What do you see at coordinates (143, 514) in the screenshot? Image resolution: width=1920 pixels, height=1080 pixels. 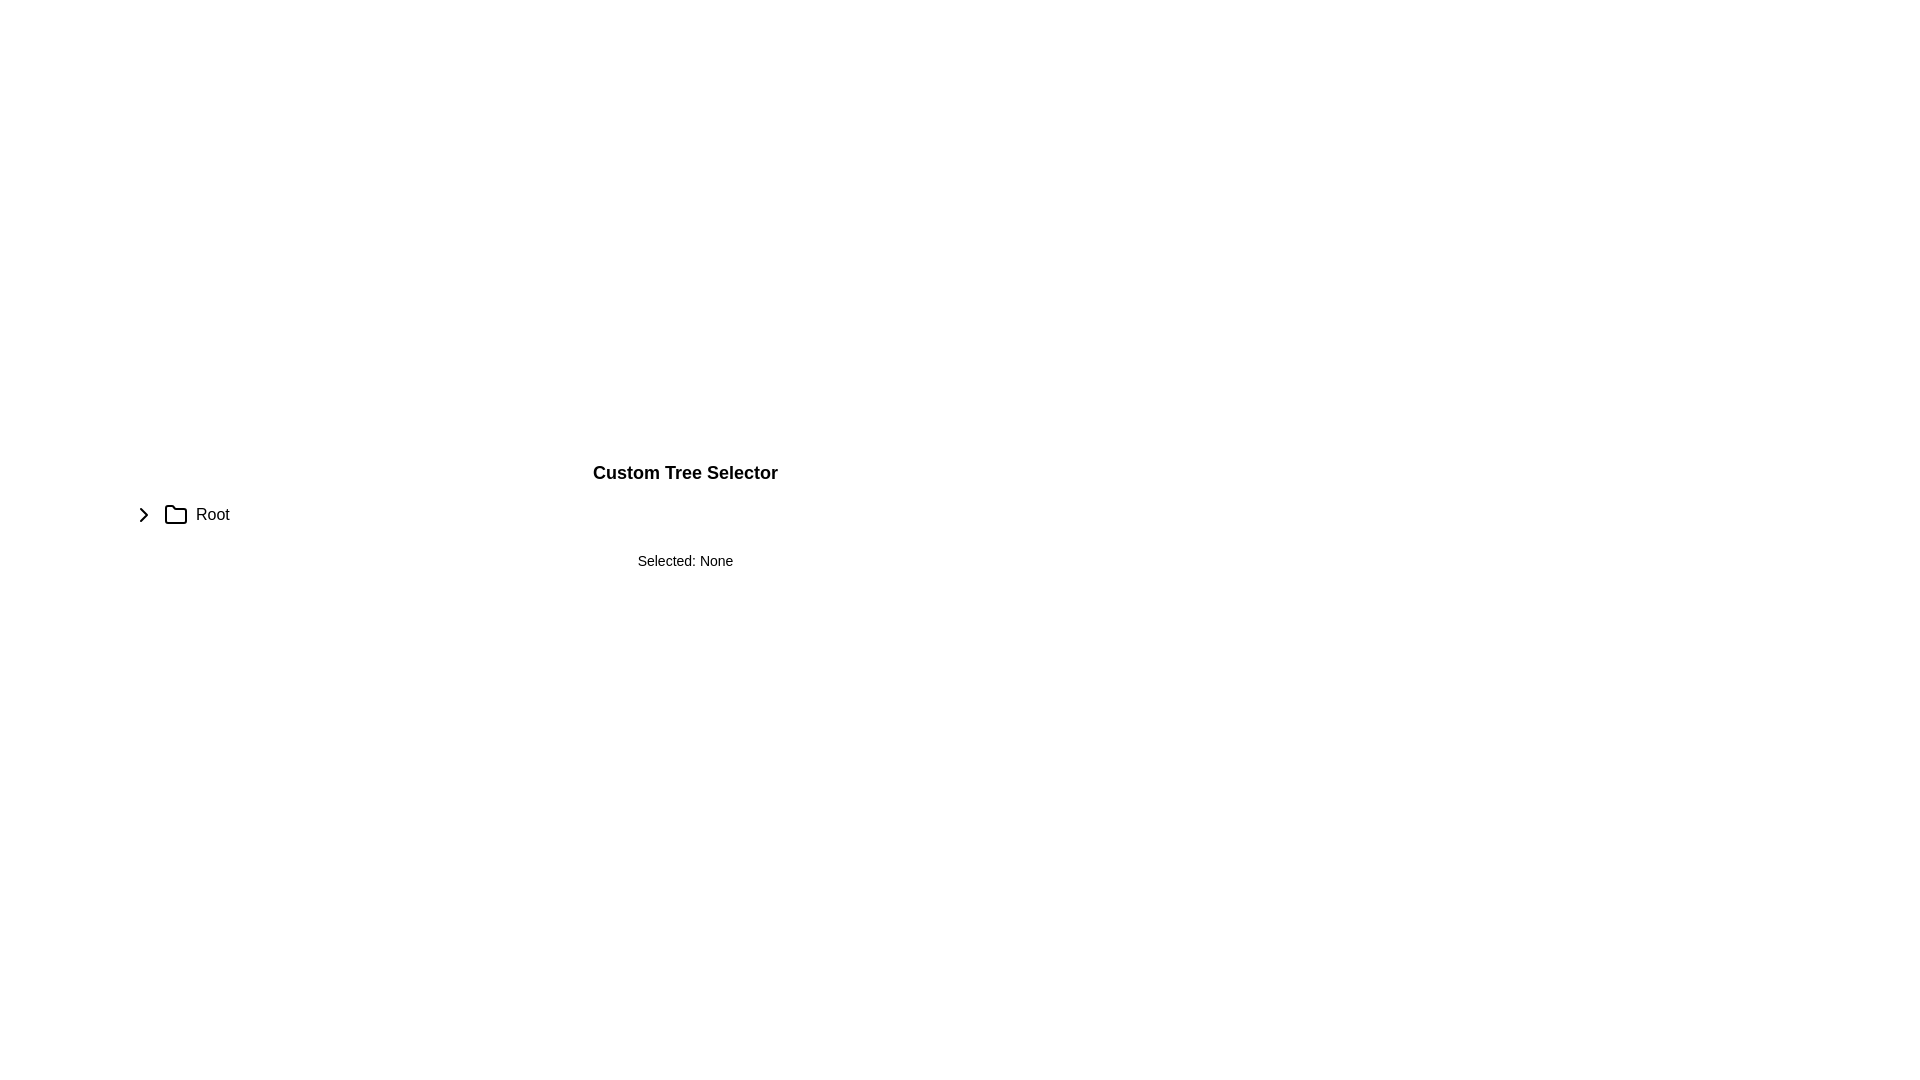 I see `the Chevron Arrow icon located next to the 'Root' text label` at bounding box center [143, 514].